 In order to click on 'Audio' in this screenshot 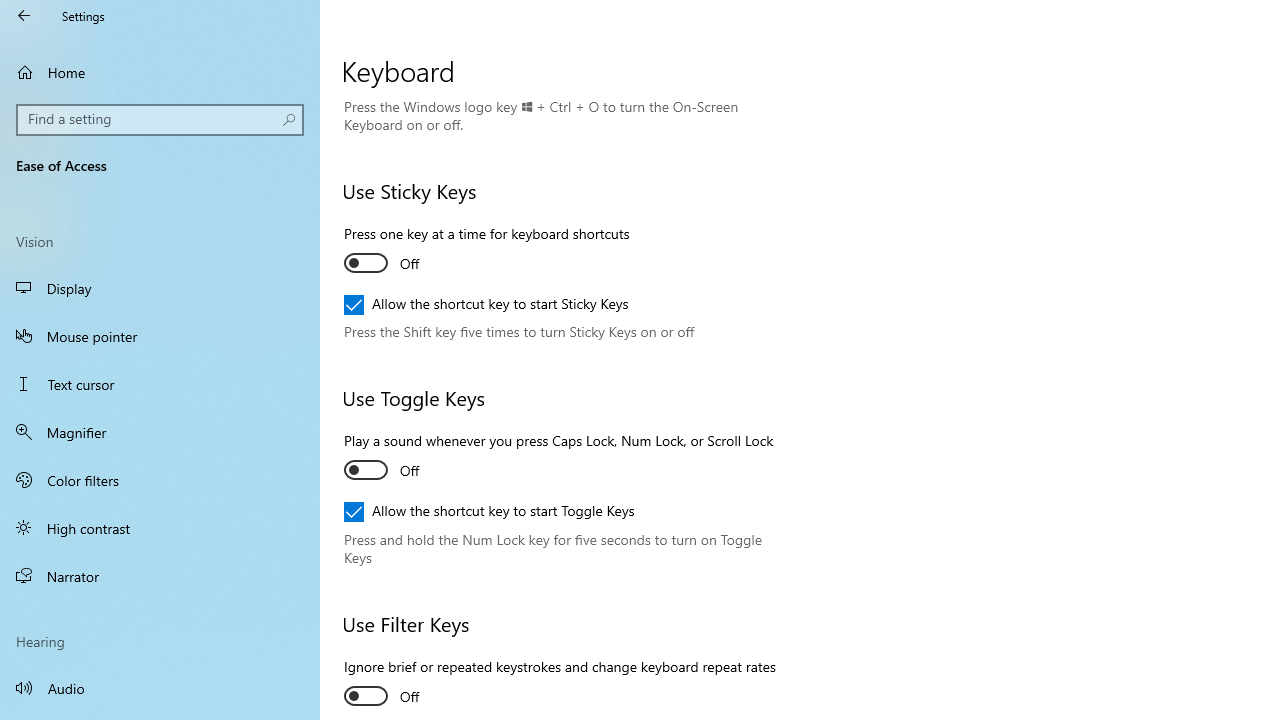, I will do `click(160, 686)`.